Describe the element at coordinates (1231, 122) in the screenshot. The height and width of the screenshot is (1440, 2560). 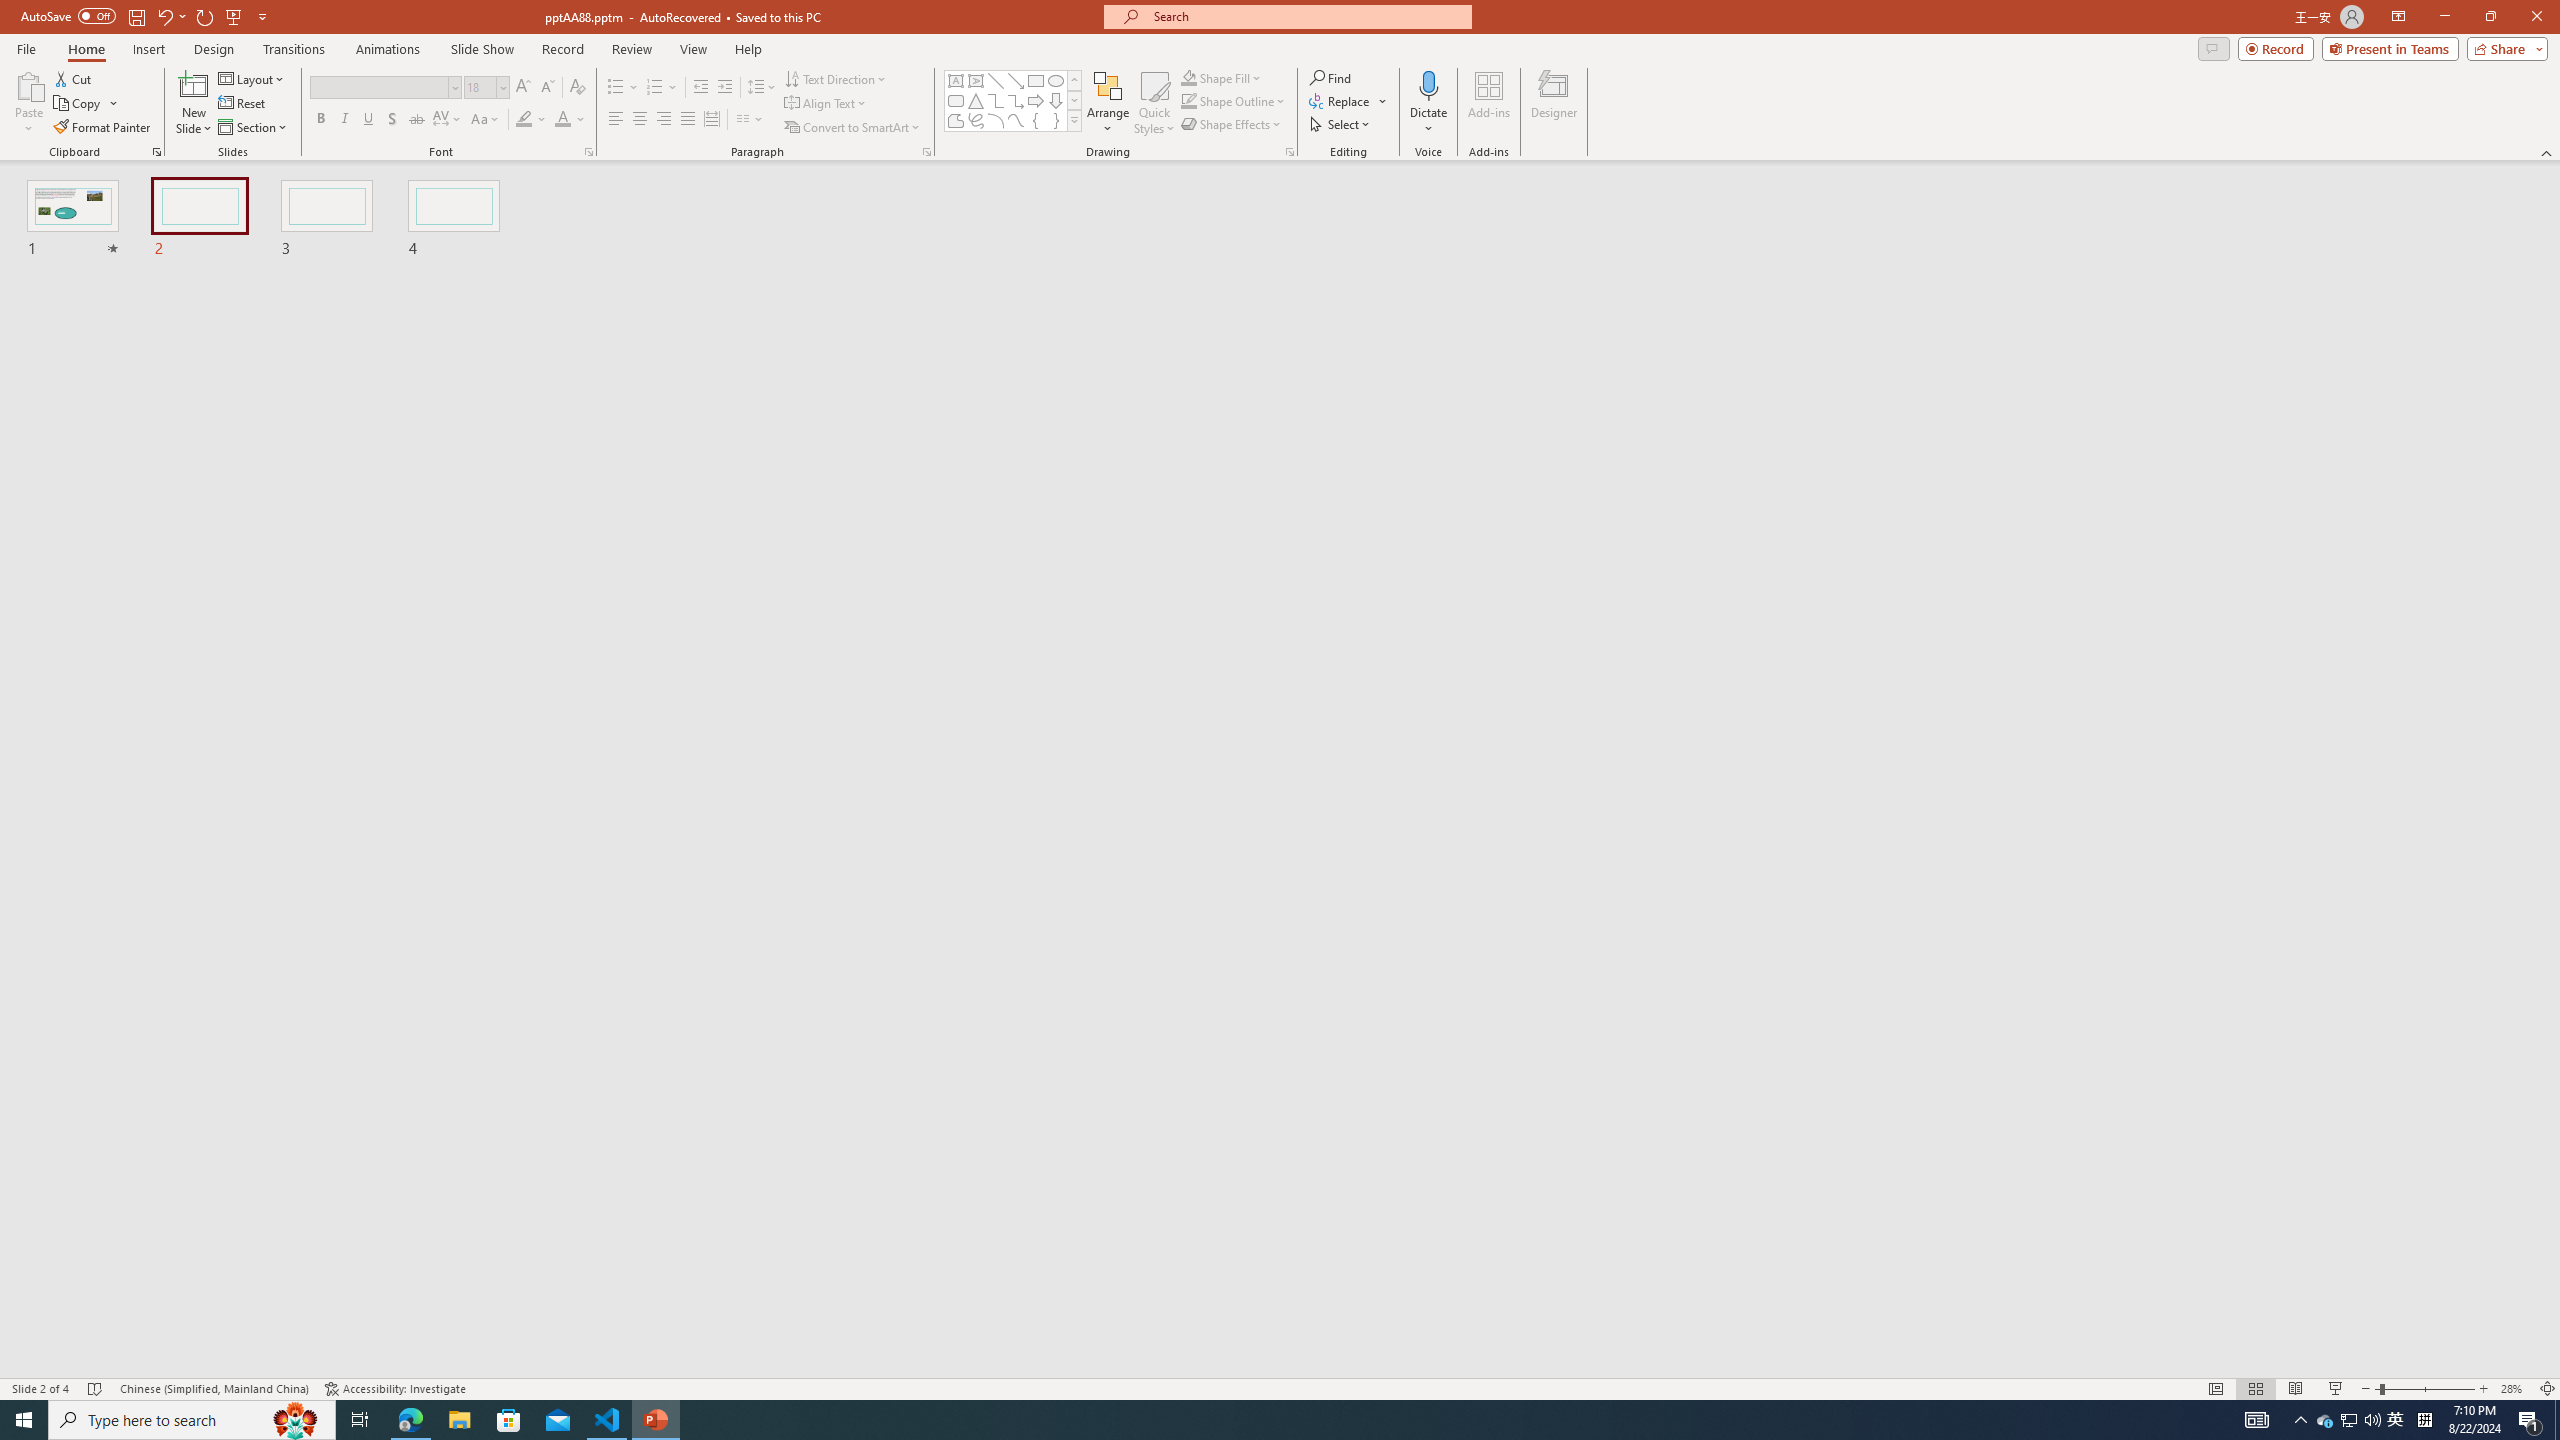
I see `'Shape Effects'` at that location.